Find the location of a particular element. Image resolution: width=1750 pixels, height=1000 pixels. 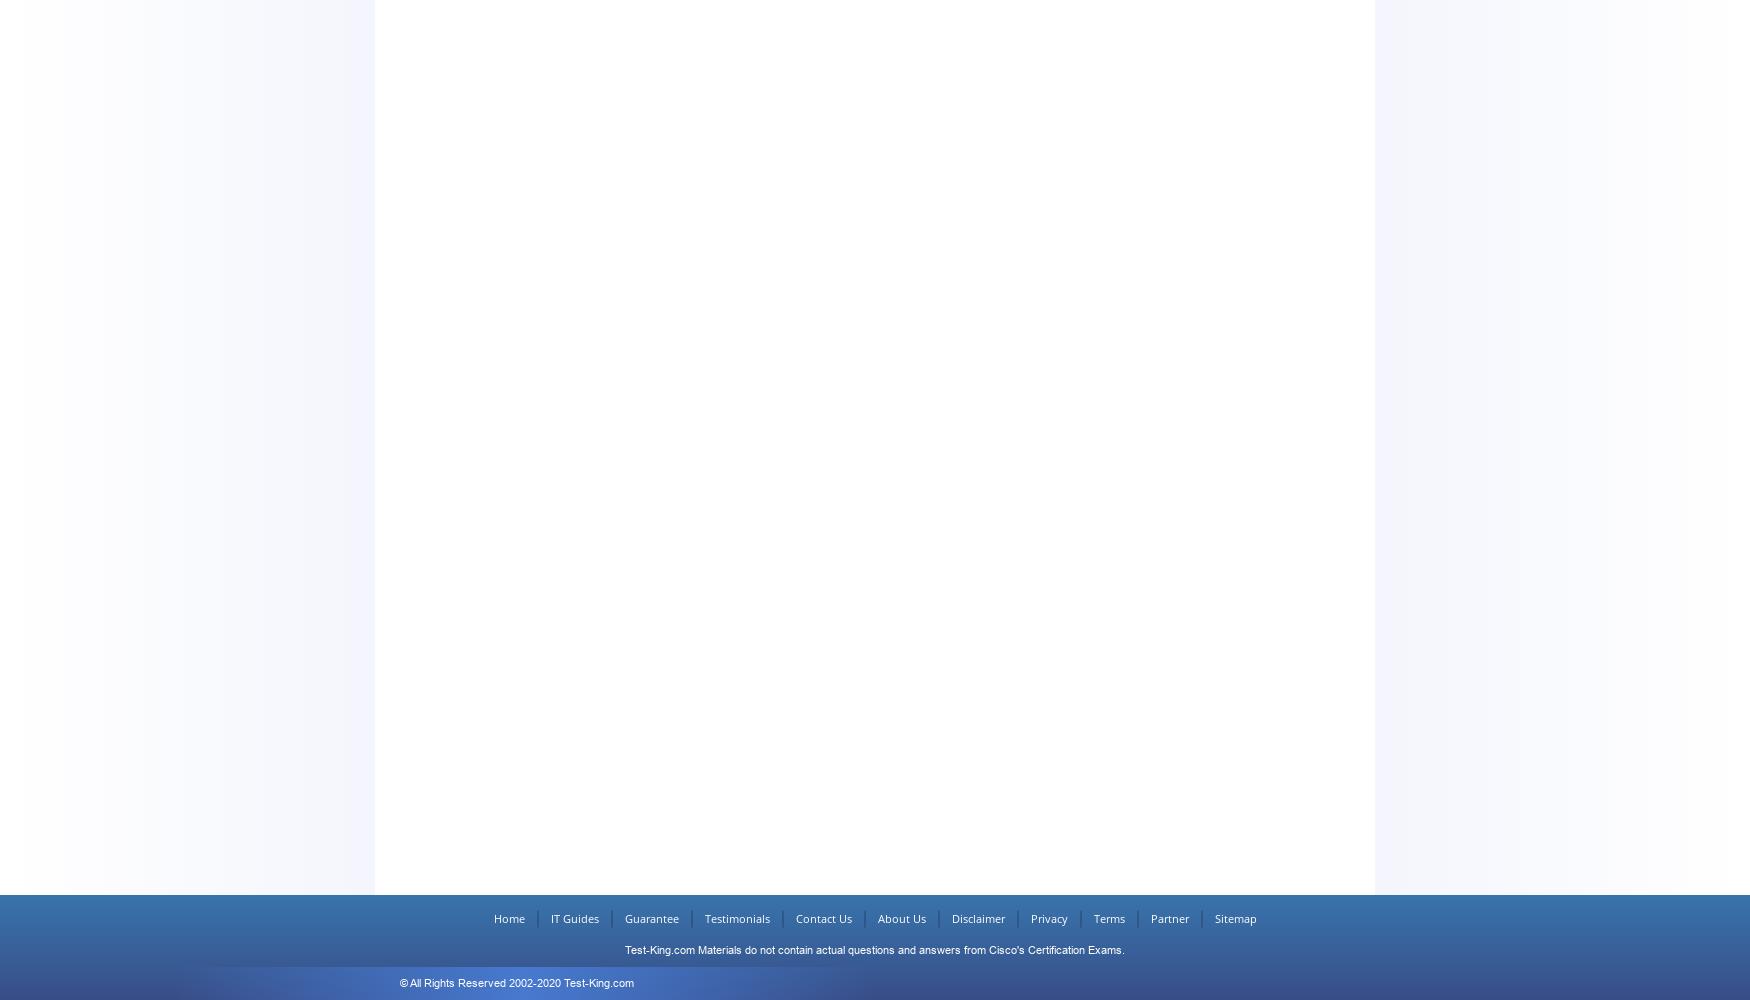

'Guarantee' is located at coordinates (650, 918).